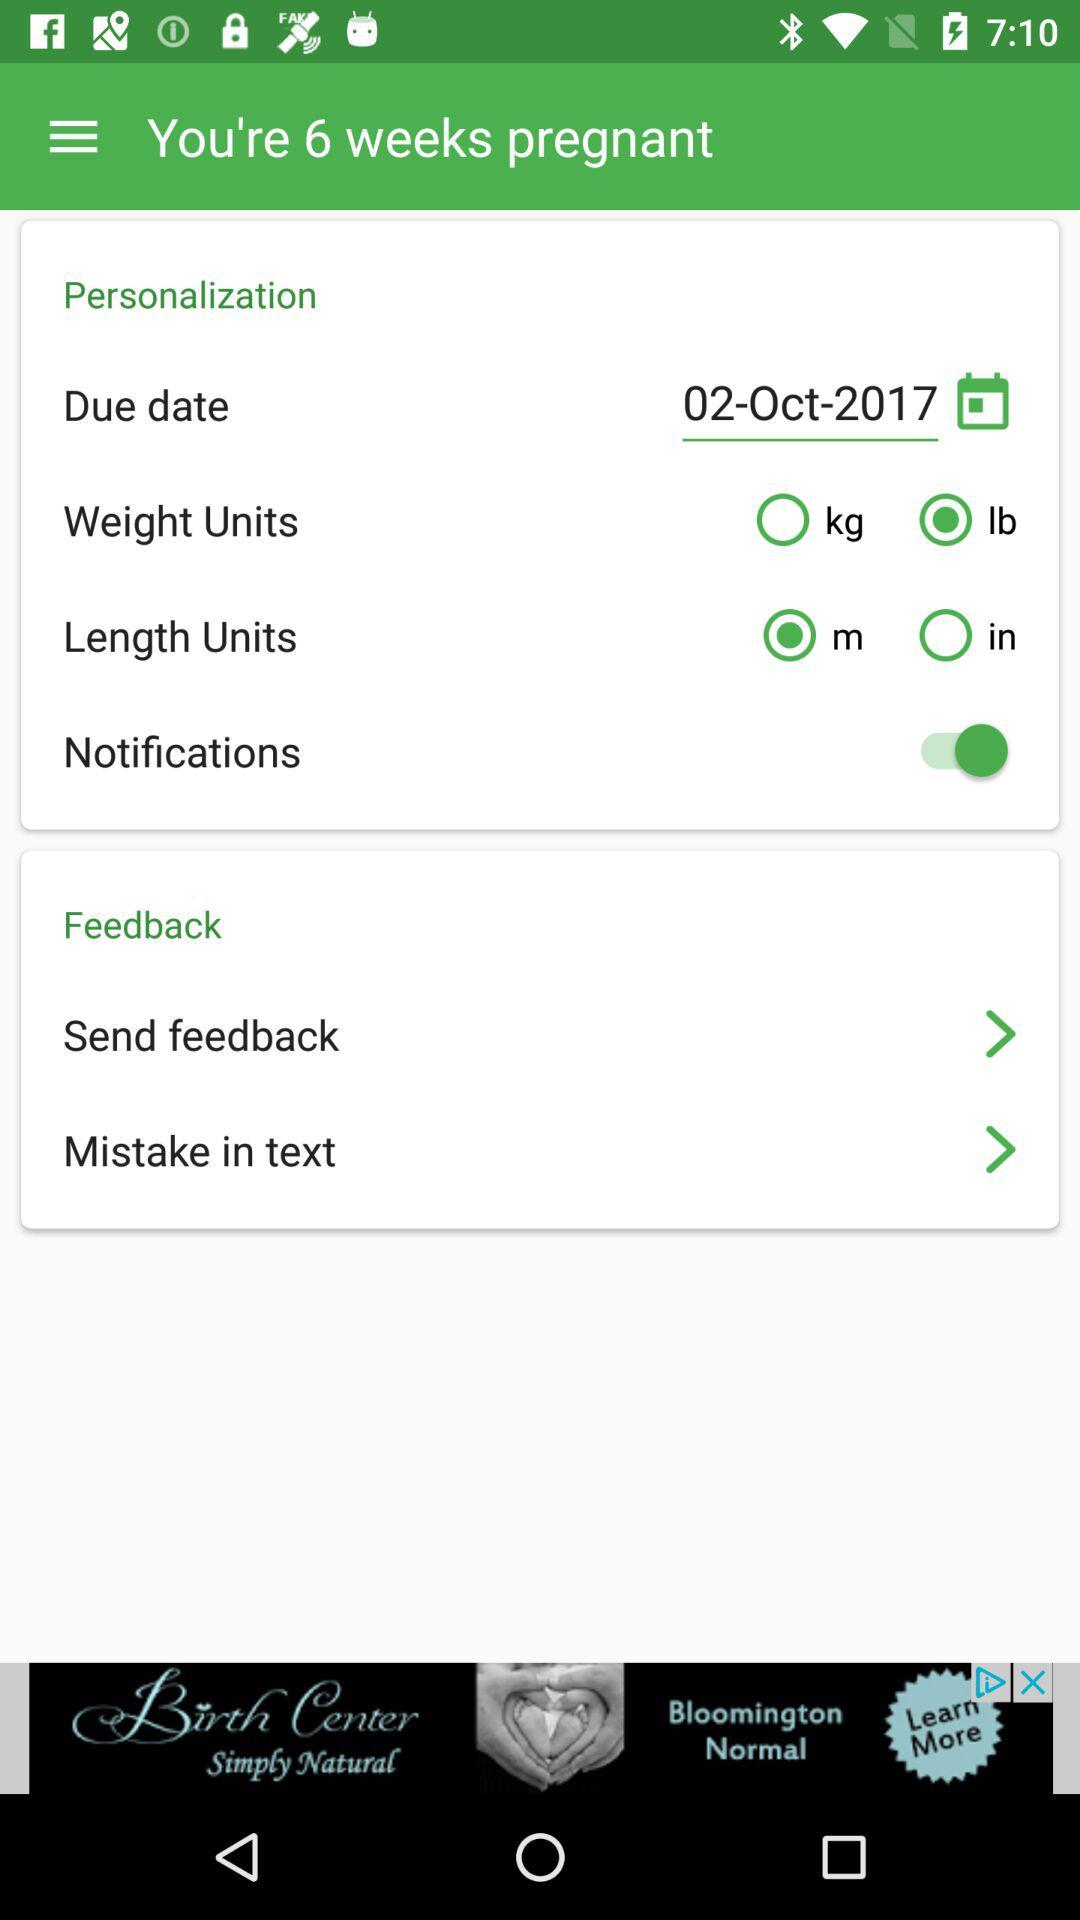  Describe the element at coordinates (540, 1727) in the screenshot. I see `advertisement` at that location.